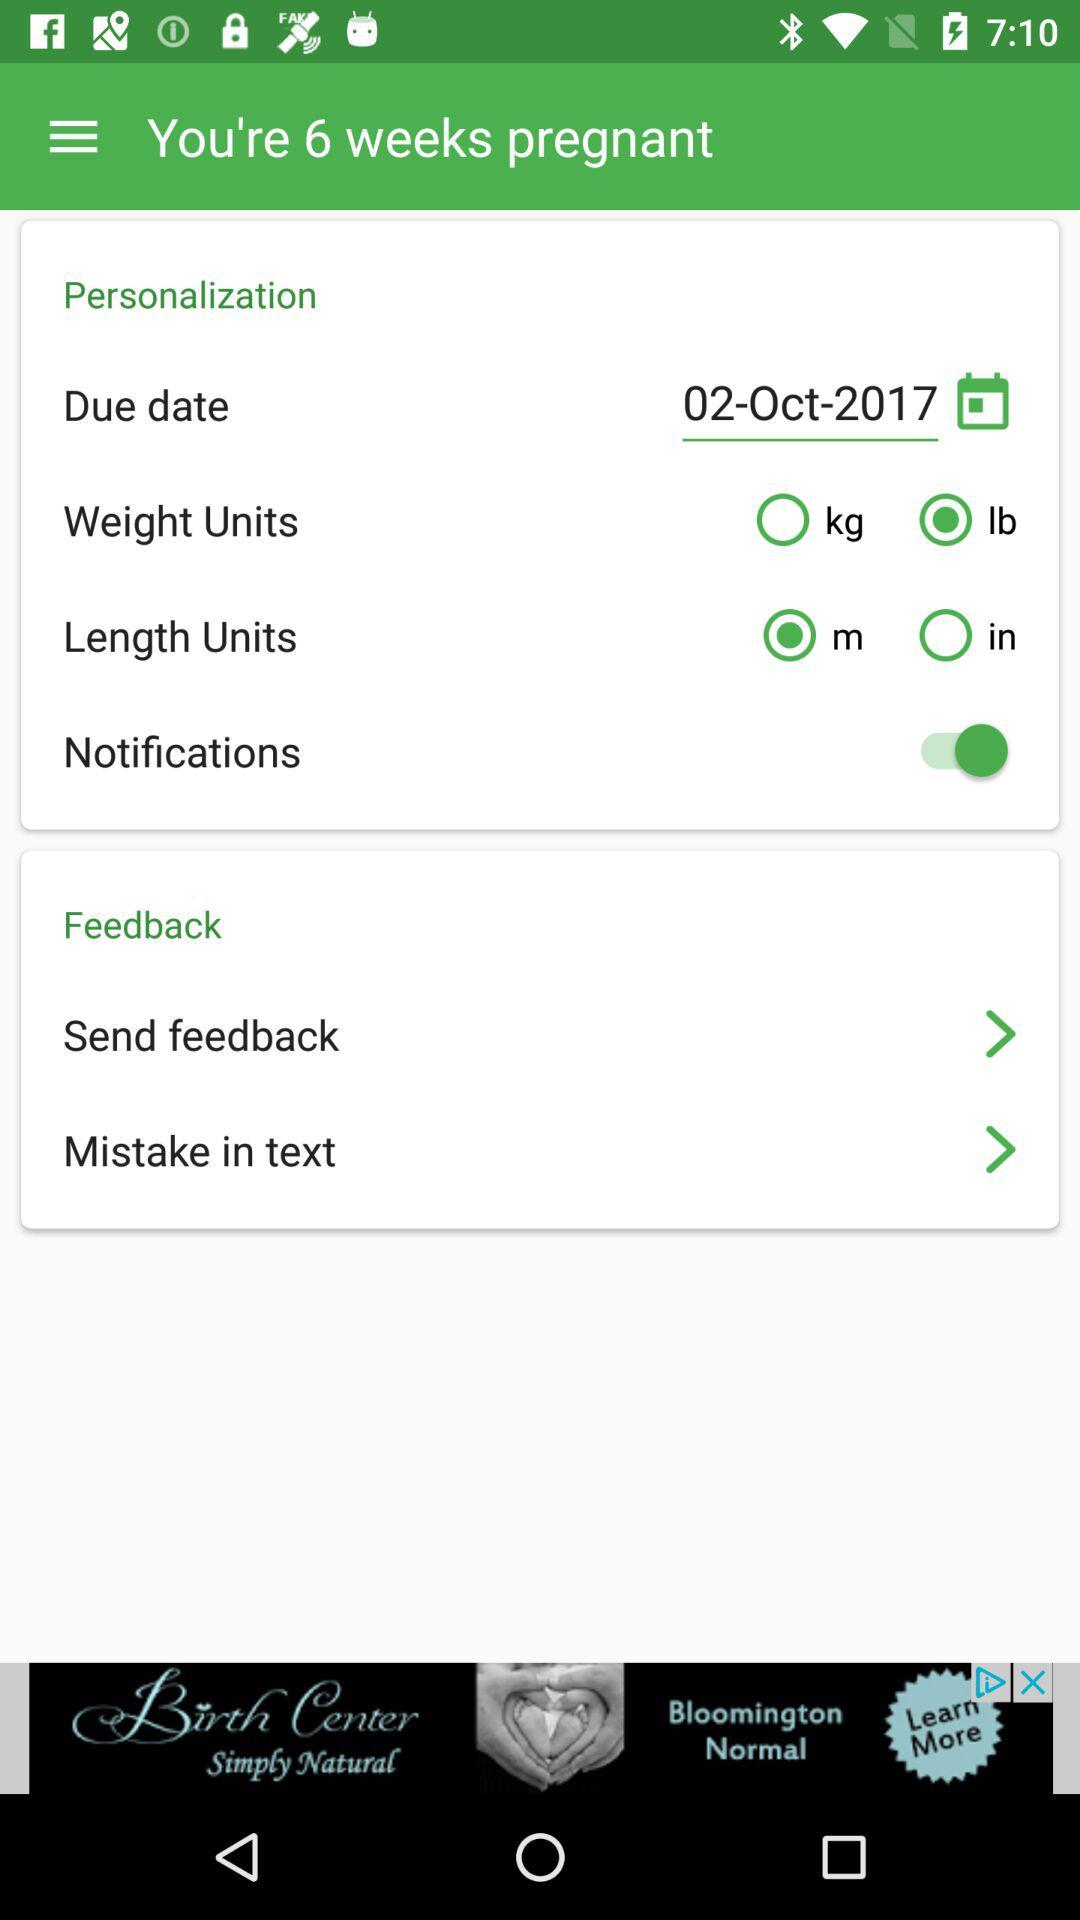  Describe the element at coordinates (540, 1727) in the screenshot. I see `advertisement` at that location.